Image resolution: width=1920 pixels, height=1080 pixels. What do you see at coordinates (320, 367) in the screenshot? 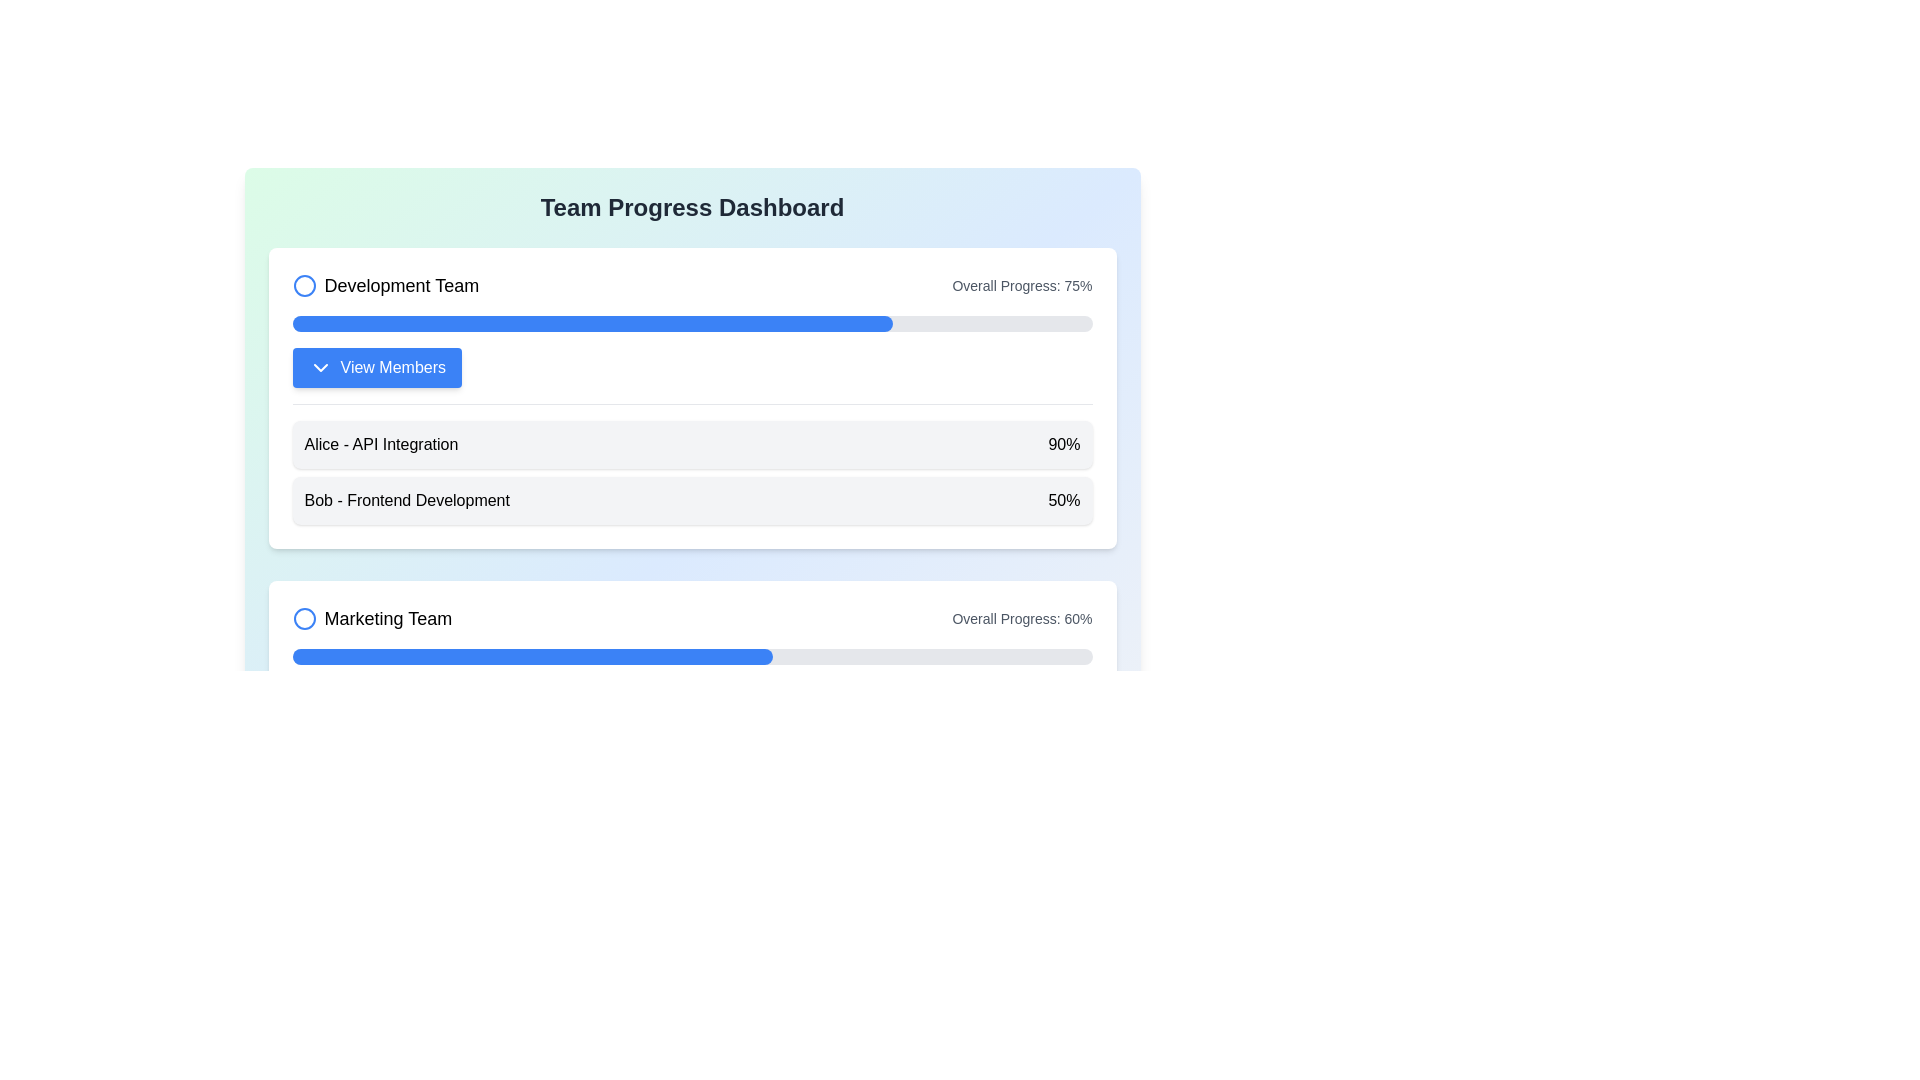
I see `the dropdown icon located to the left of the 'View Members' button` at bounding box center [320, 367].